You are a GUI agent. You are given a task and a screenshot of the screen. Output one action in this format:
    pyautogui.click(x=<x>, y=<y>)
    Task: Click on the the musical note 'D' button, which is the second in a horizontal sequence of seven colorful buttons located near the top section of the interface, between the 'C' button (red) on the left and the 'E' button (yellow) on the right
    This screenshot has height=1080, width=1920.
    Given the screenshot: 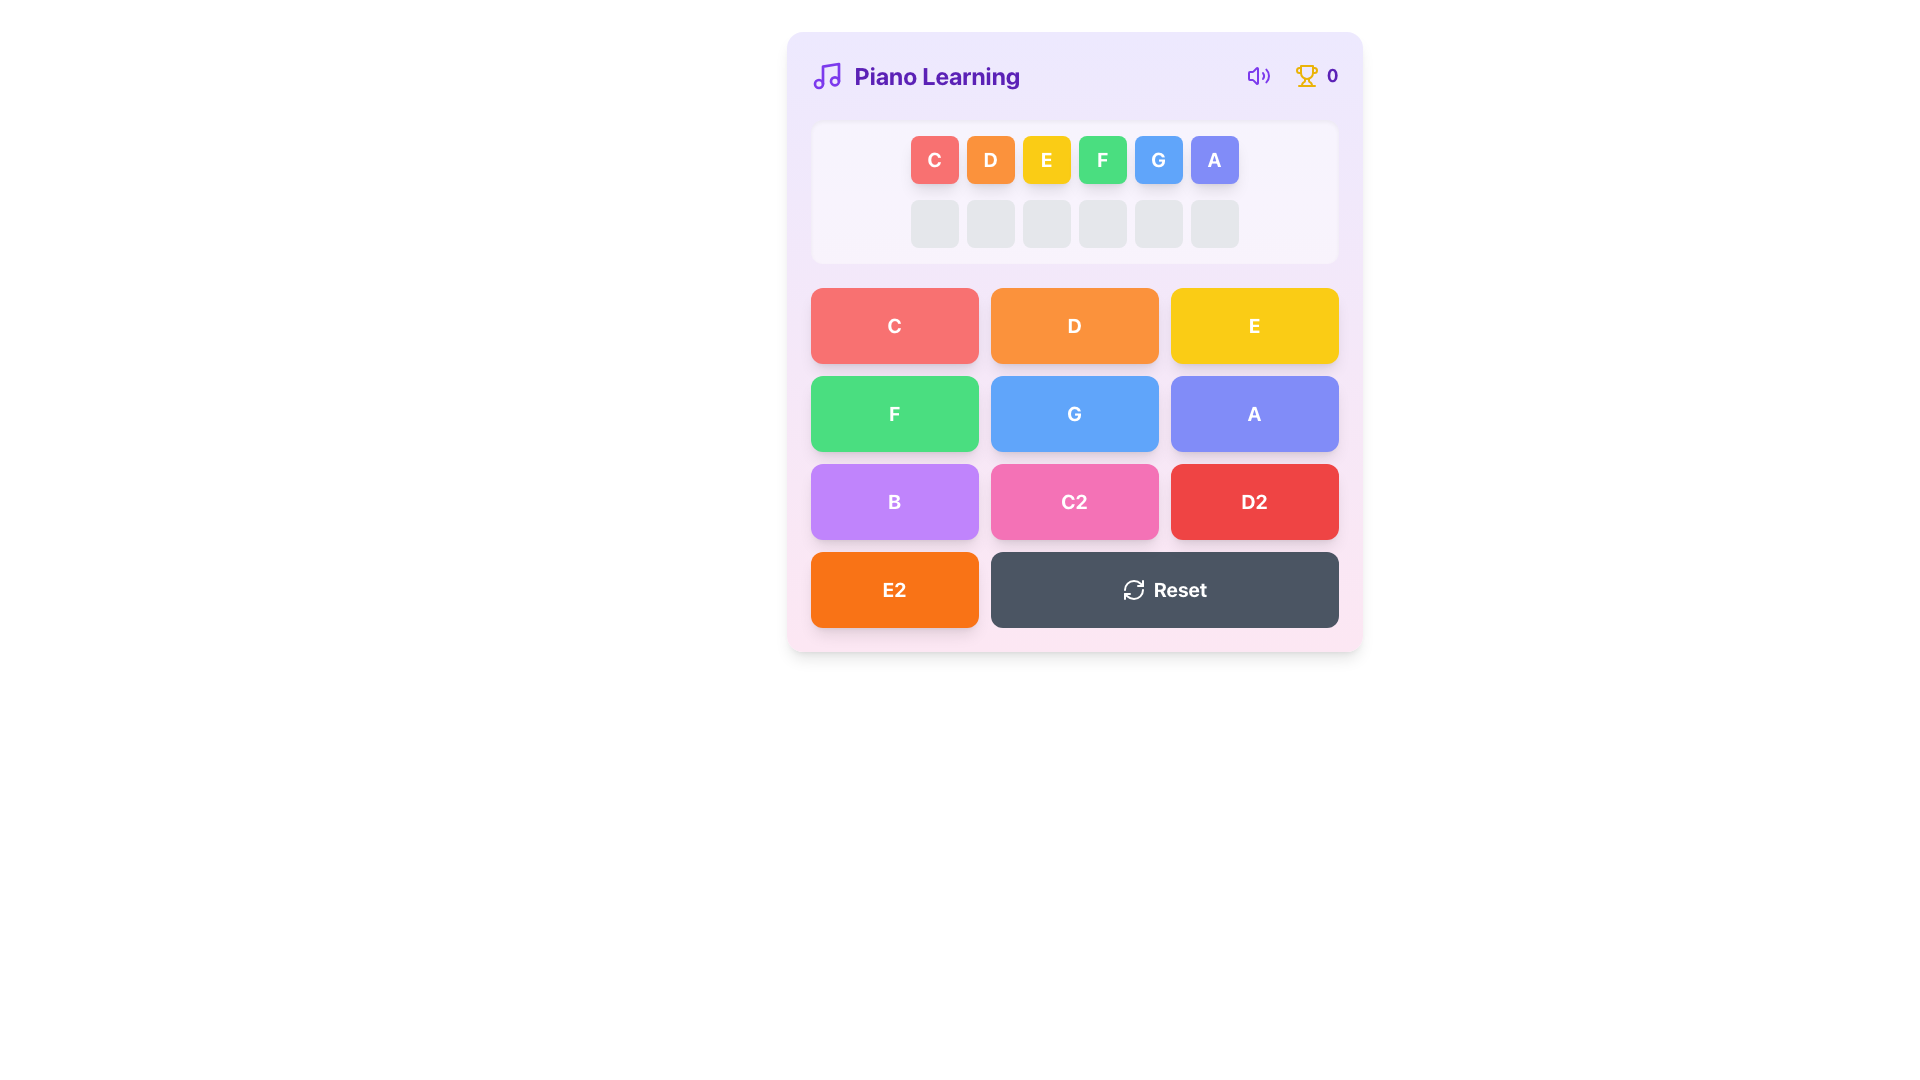 What is the action you would take?
    pyautogui.click(x=990, y=158)
    